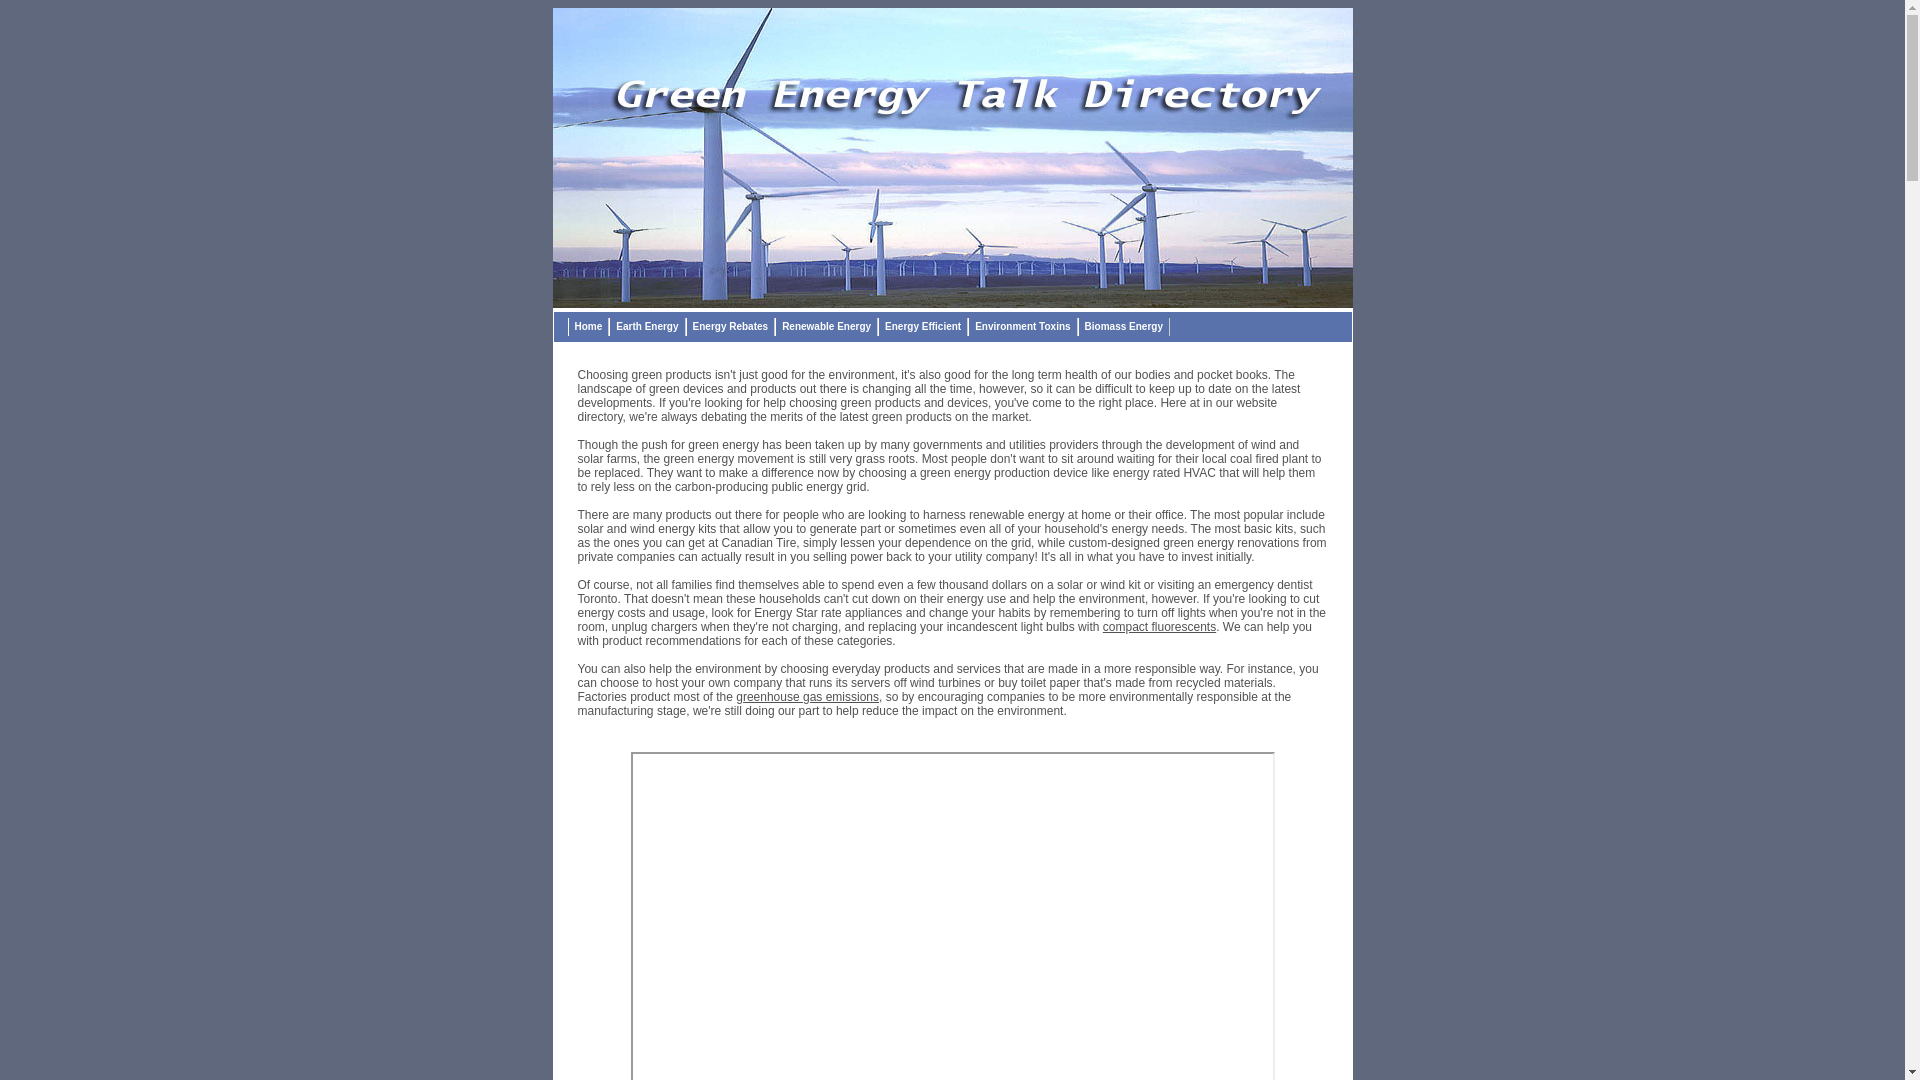 The height and width of the screenshot is (1080, 1920). Describe the element at coordinates (1102, 626) in the screenshot. I see `'compact fluorescents'` at that location.